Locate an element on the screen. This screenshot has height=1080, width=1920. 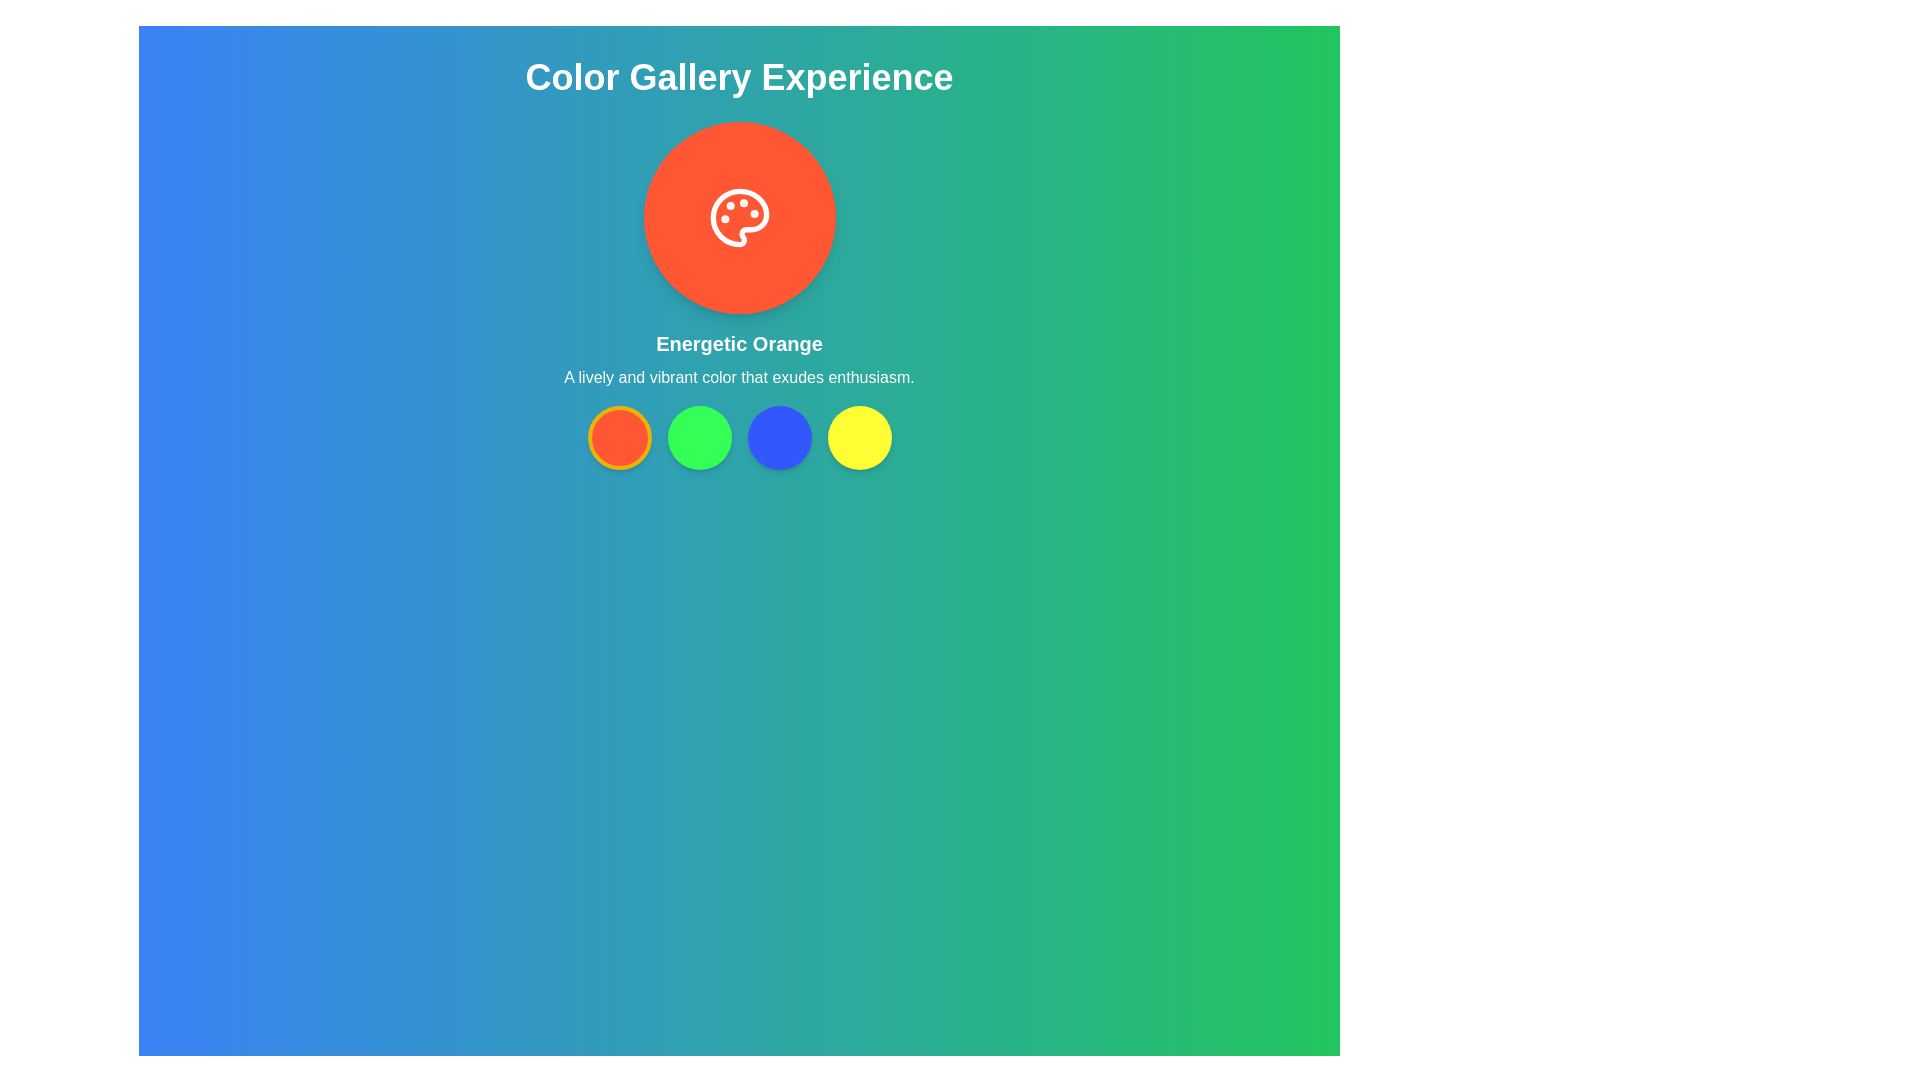
the vibrant blue circular button located centrally among four buttons beneath the 'Color Gallery Experience' title is located at coordinates (778, 437).